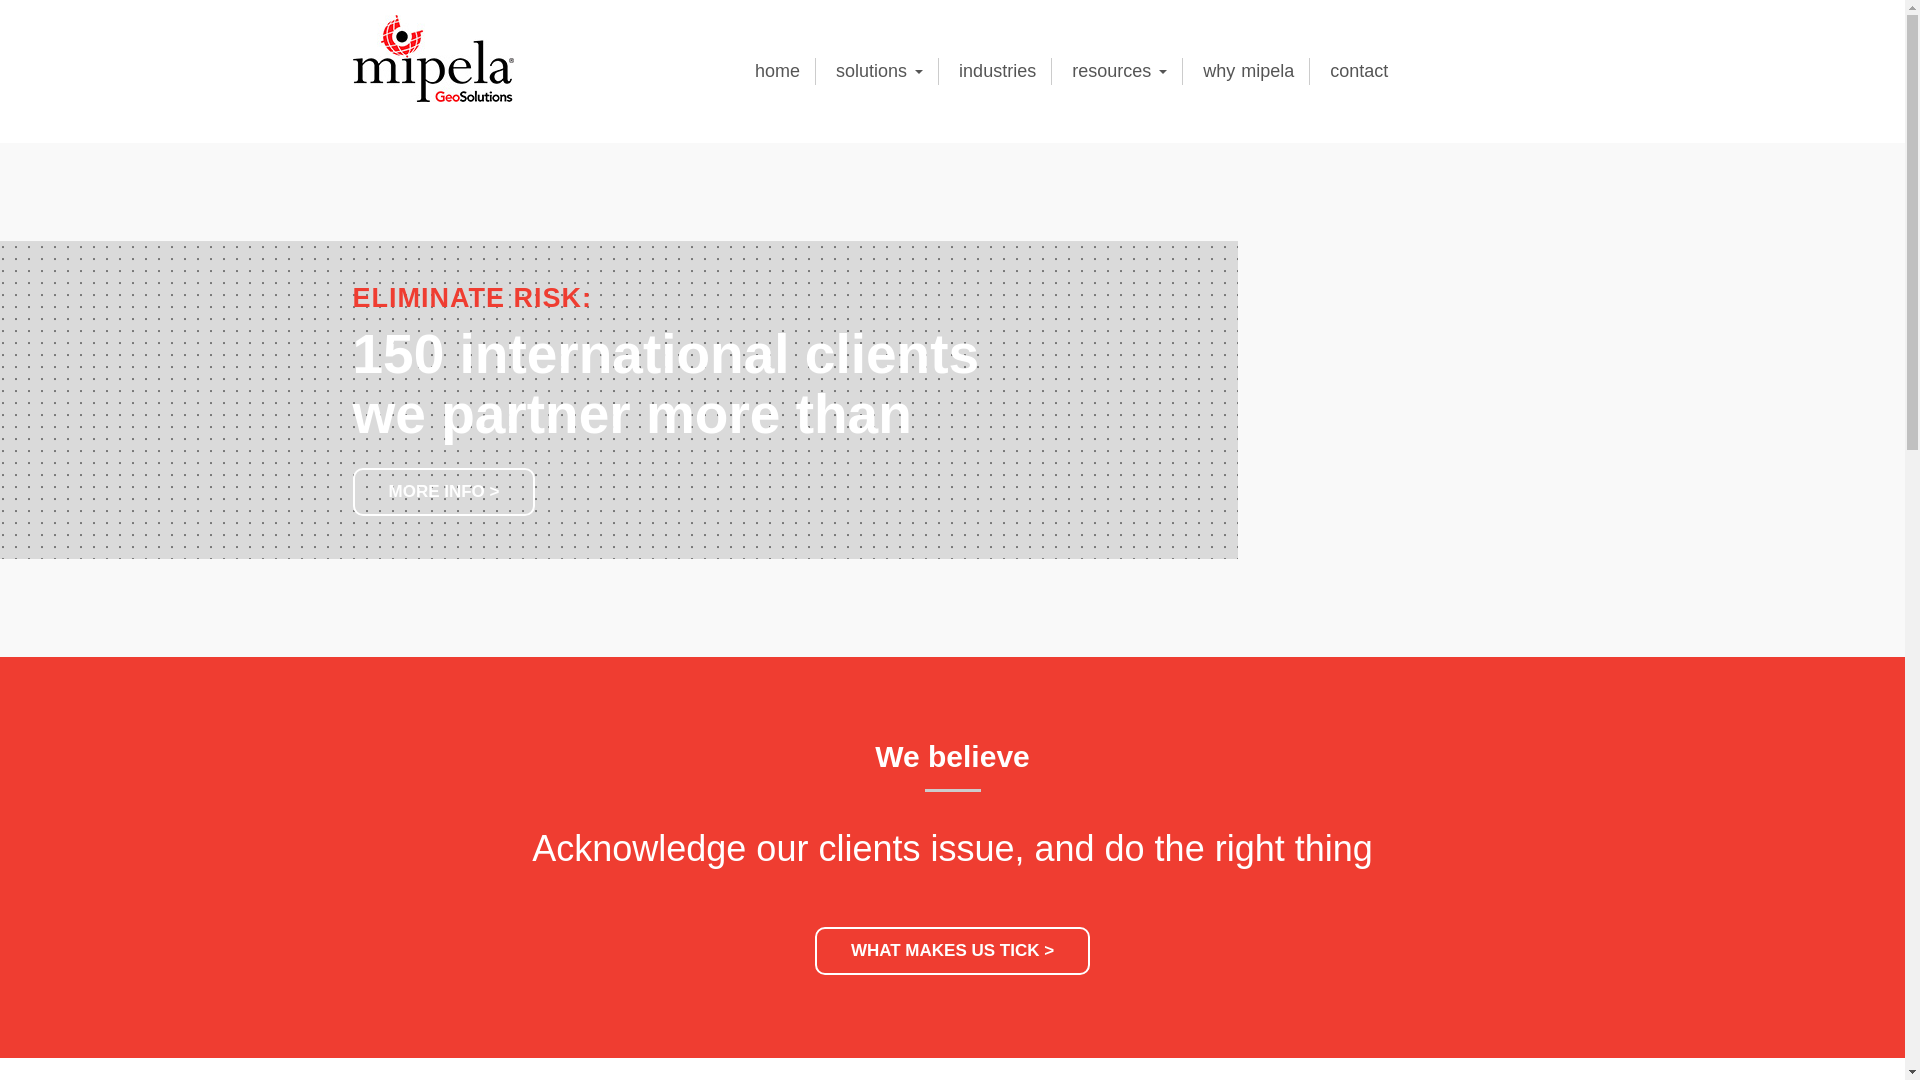 This screenshot has height=1080, width=1920. I want to click on 'resources', so click(1118, 70).